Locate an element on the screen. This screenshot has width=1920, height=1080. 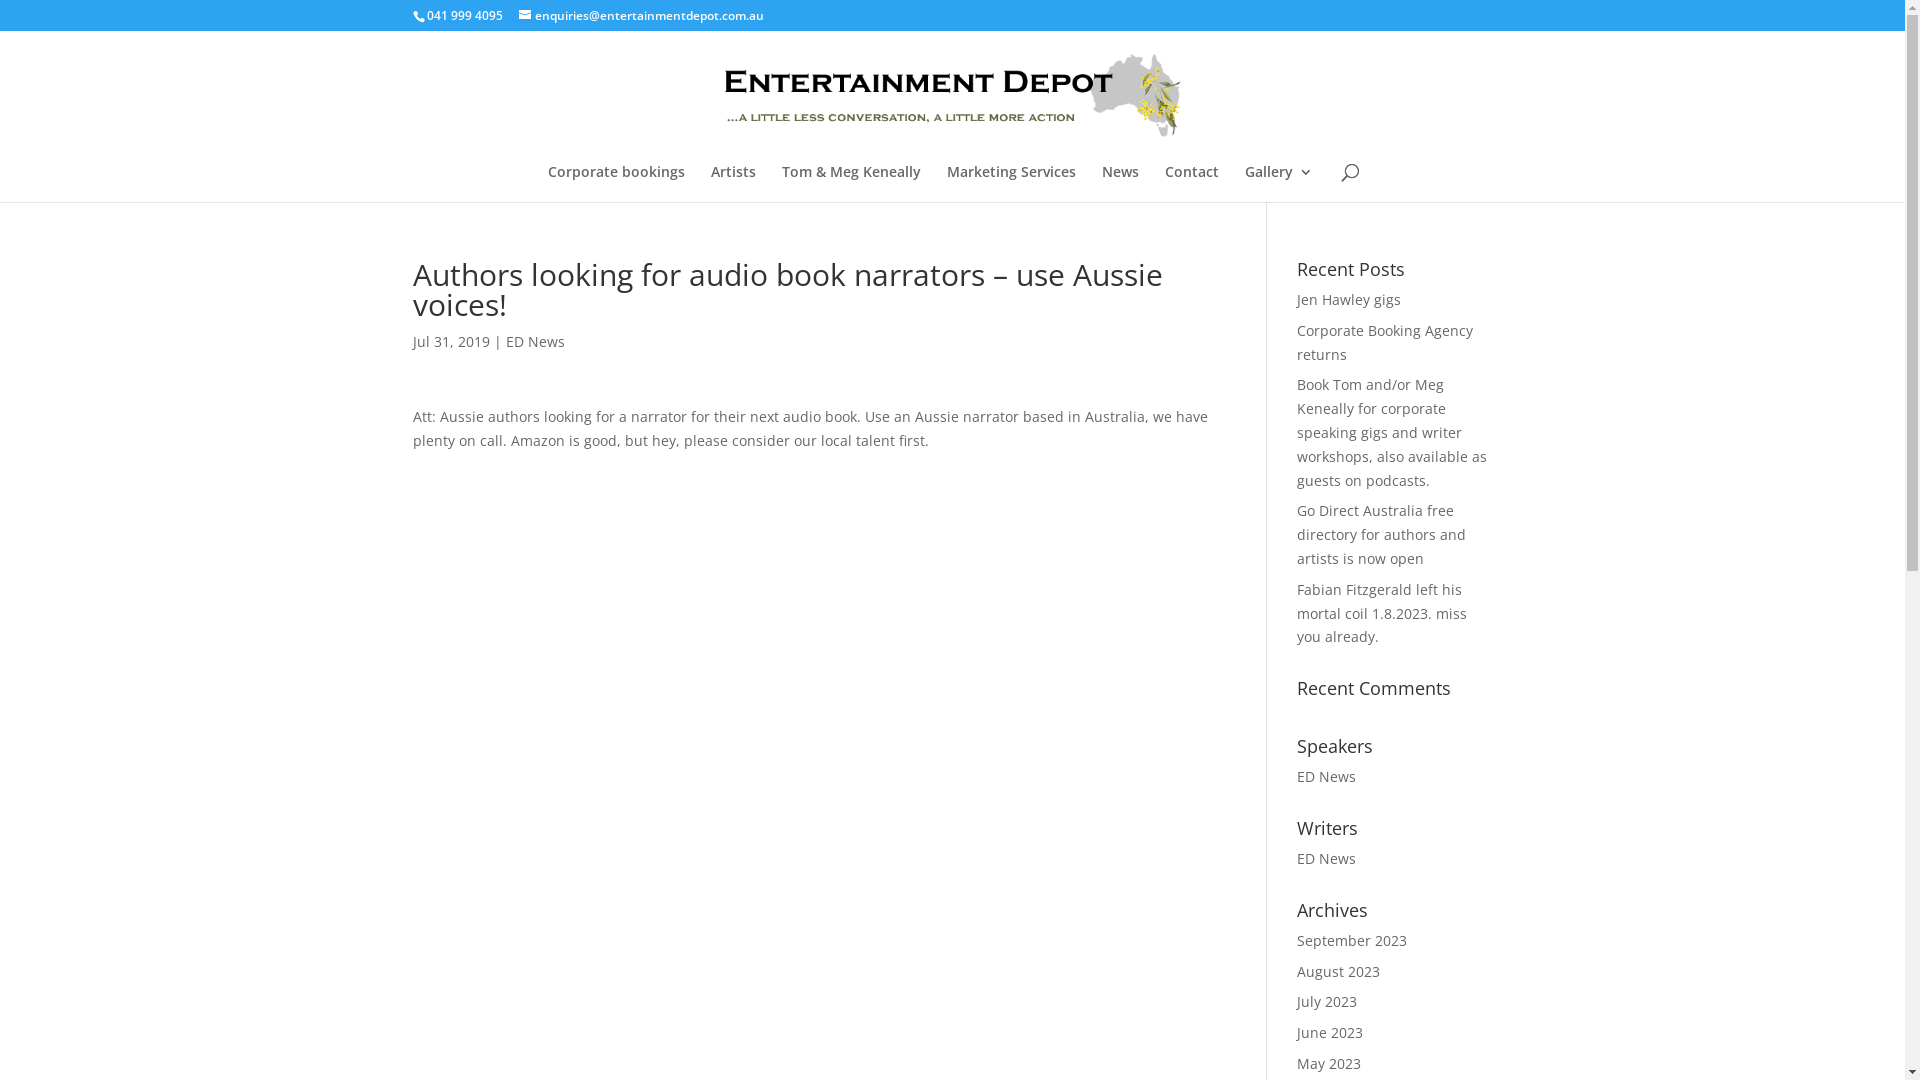
'May 2023' is located at coordinates (1329, 1062).